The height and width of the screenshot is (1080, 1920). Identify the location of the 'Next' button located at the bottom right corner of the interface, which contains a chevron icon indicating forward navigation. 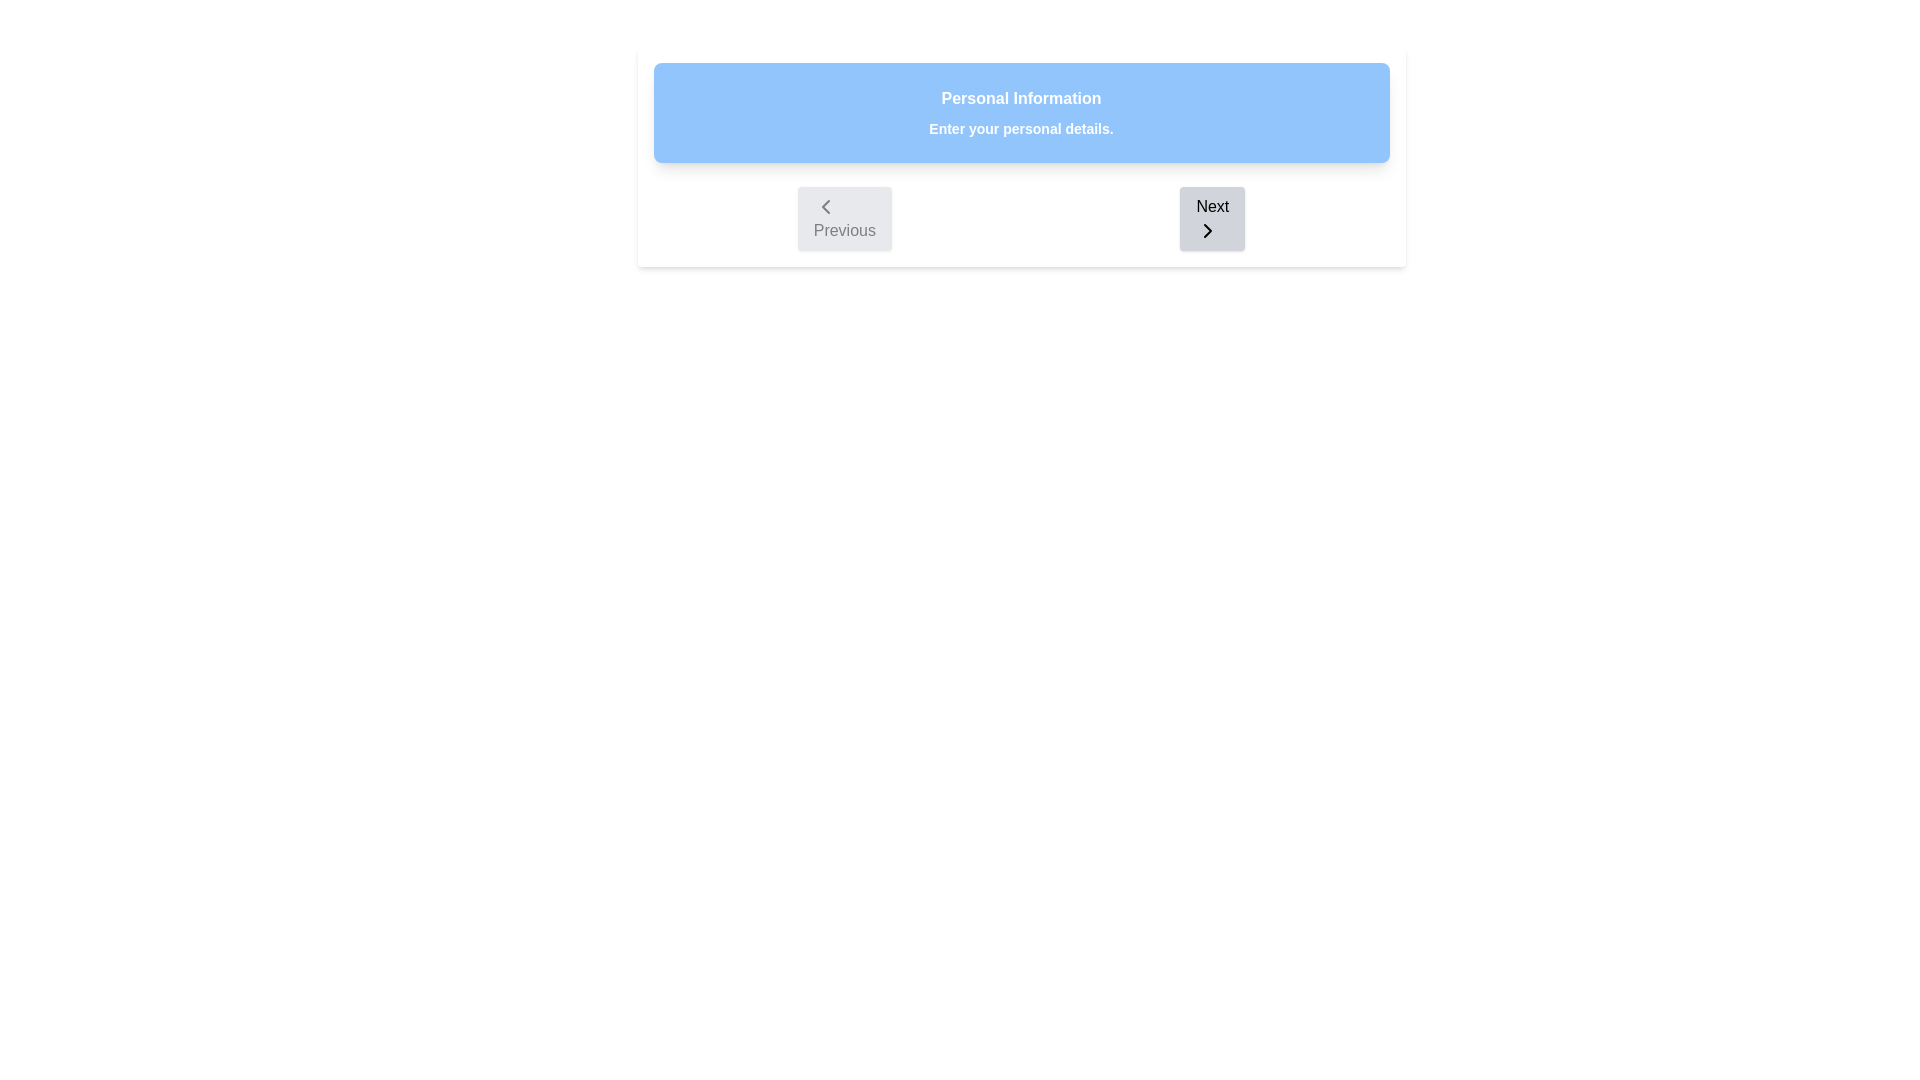
(1207, 230).